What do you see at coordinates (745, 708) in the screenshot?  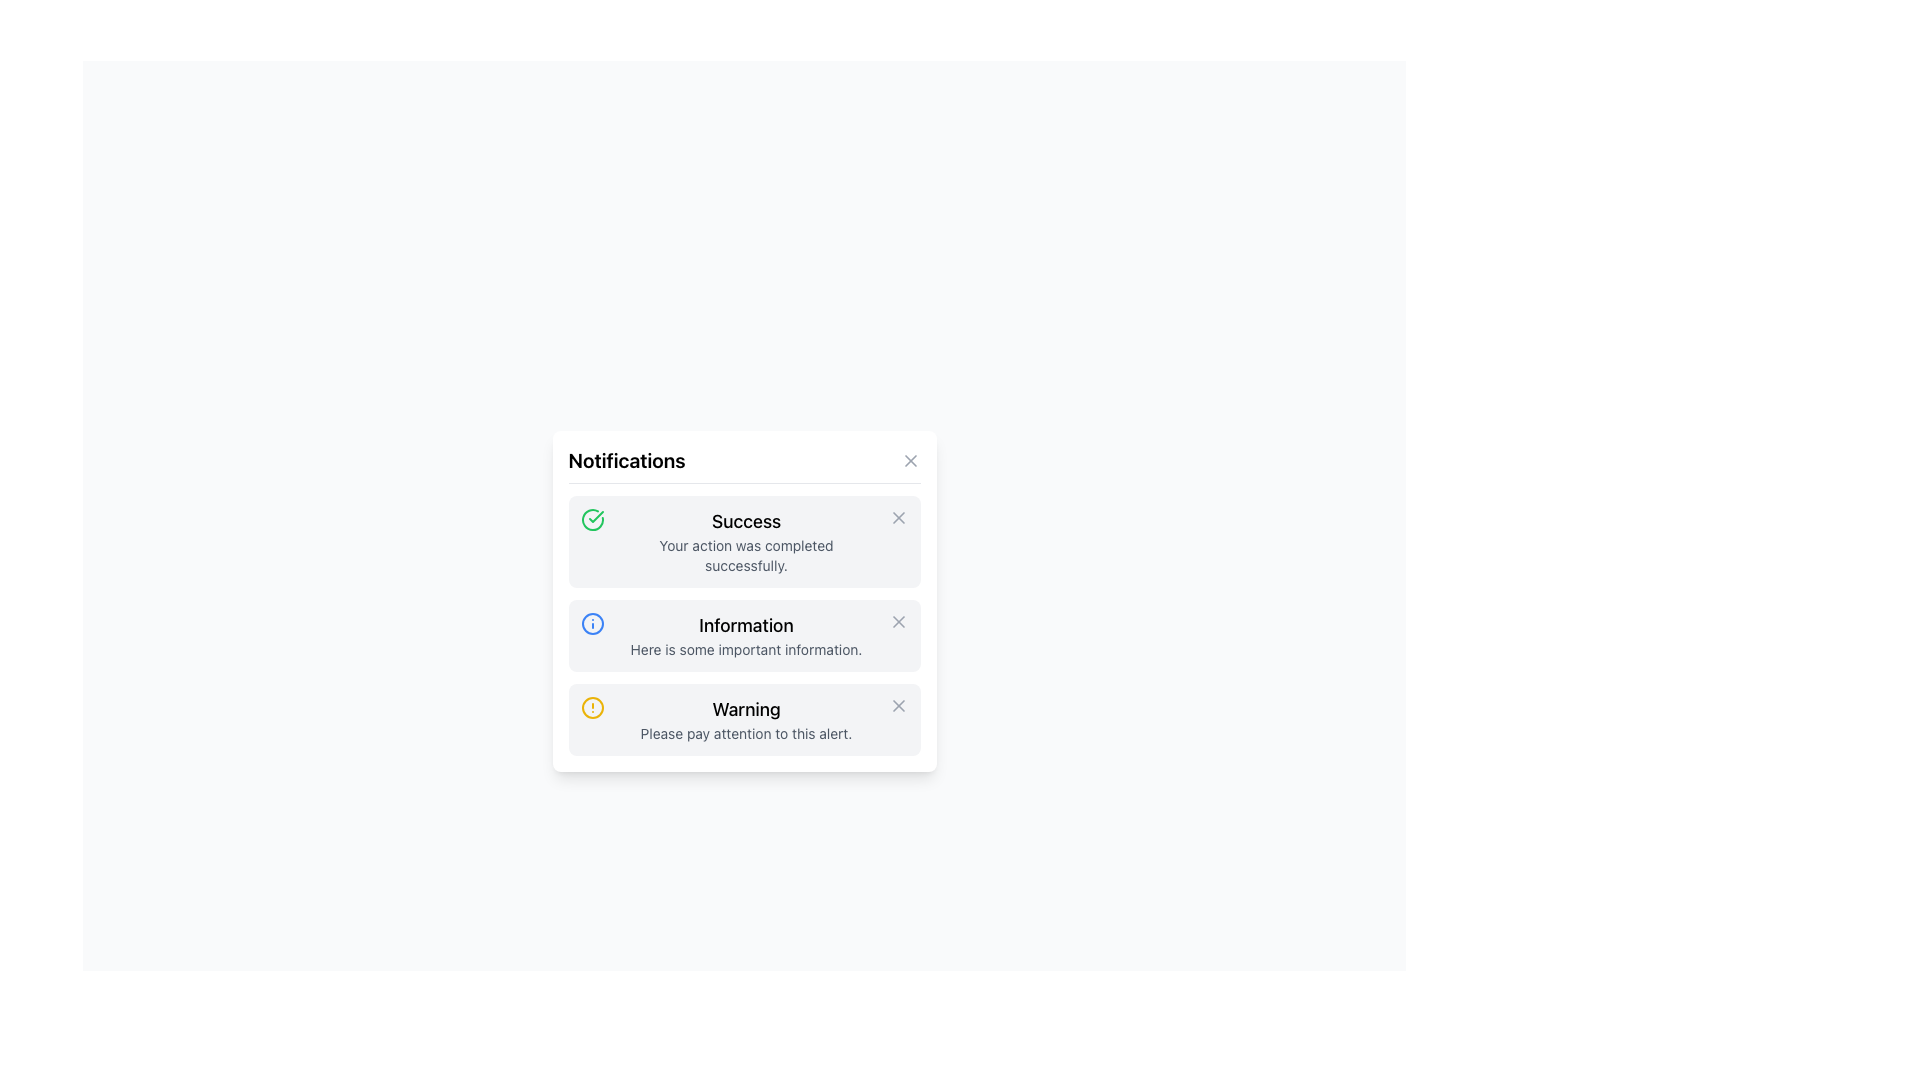 I see `text of the warning title located at the center of the third notification card, which serves as the main heading` at bounding box center [745, 708].